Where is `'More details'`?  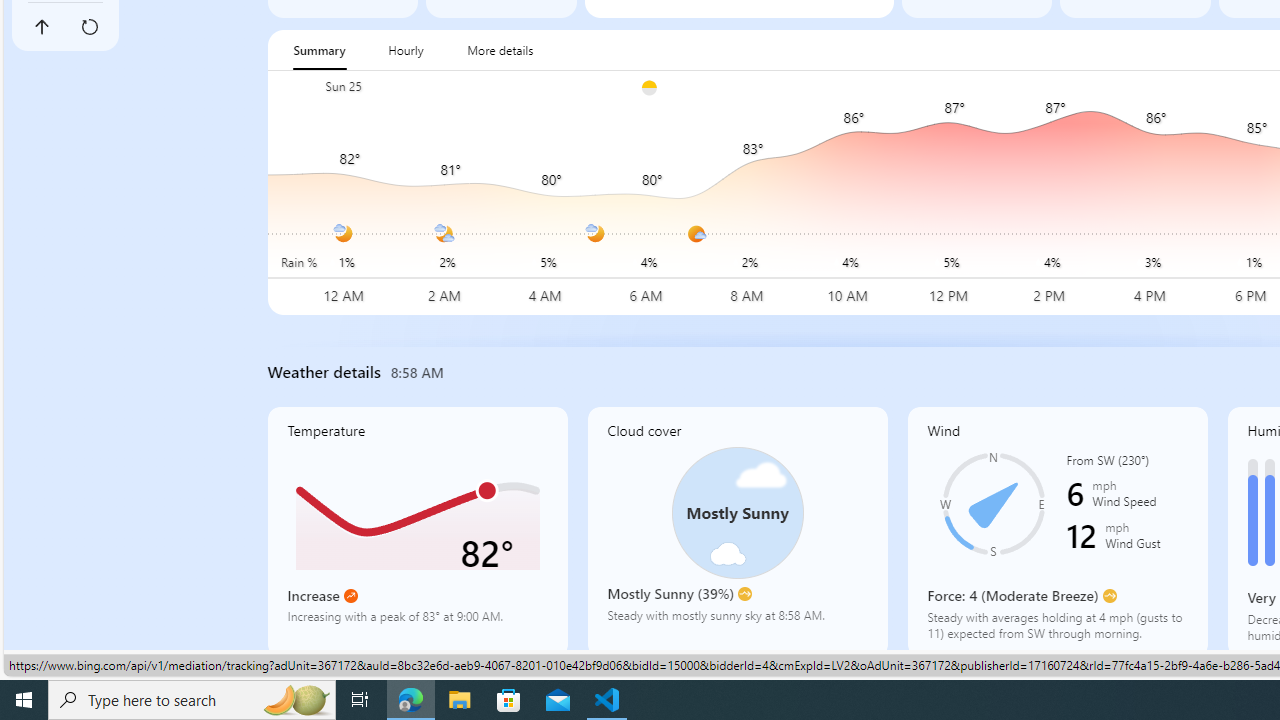
'More details' is located at coordinates (500, 49).